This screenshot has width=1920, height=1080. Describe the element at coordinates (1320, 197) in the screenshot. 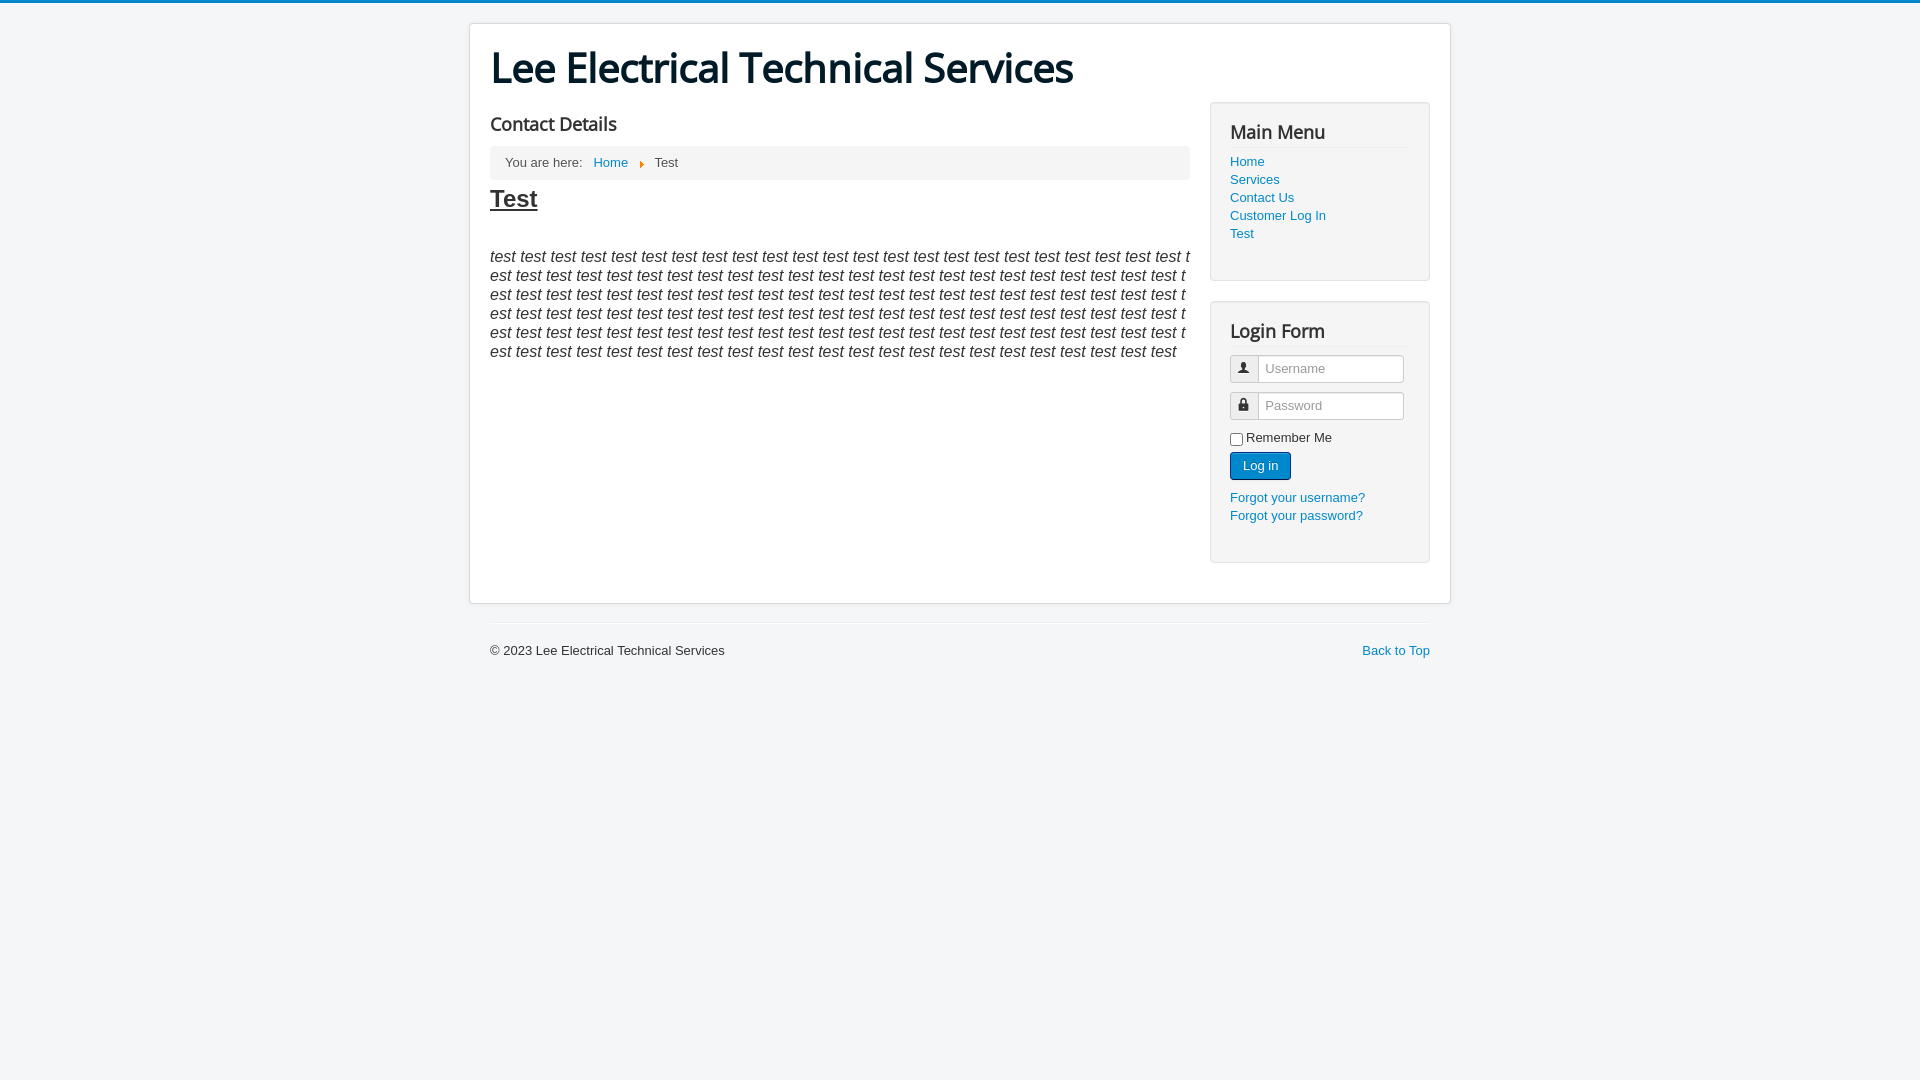

I see `'Contact Us'` at that location.